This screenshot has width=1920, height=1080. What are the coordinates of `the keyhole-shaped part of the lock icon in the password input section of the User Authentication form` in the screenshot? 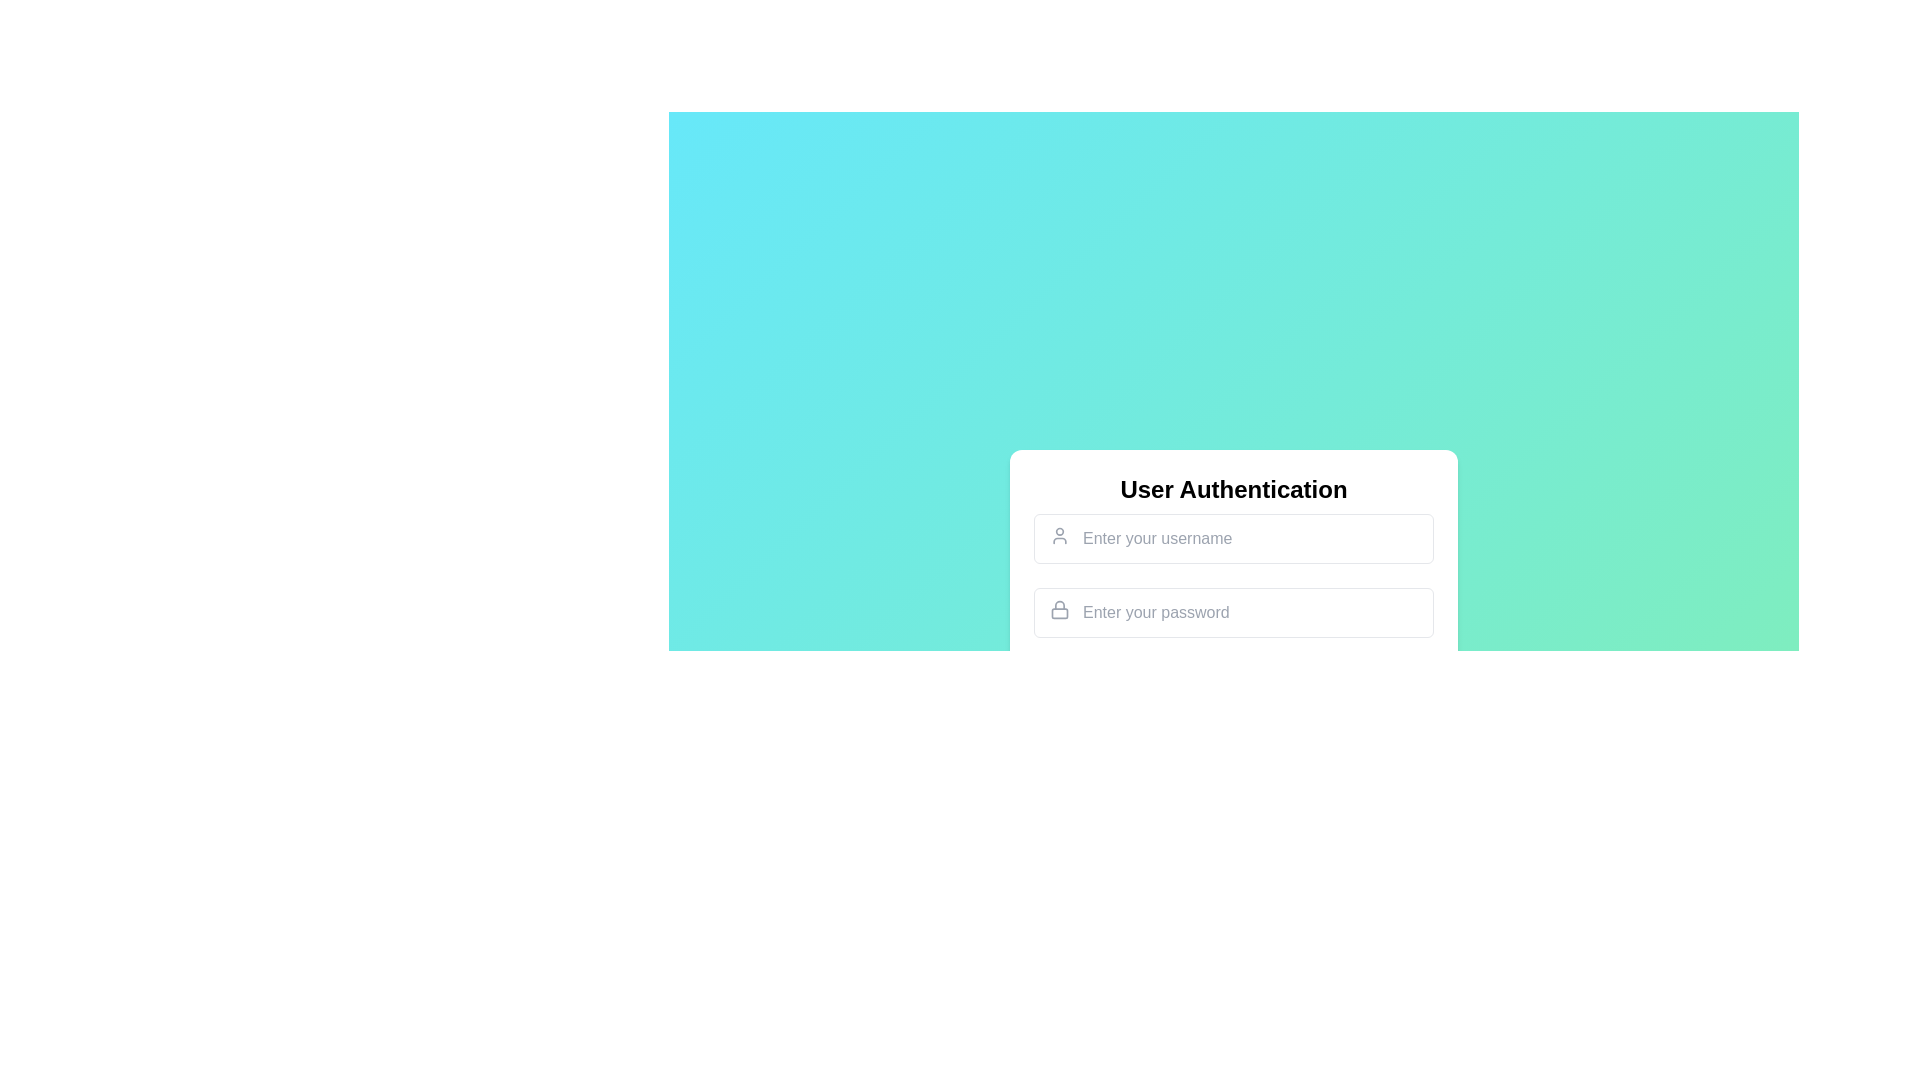 It's located at (1059, 612).